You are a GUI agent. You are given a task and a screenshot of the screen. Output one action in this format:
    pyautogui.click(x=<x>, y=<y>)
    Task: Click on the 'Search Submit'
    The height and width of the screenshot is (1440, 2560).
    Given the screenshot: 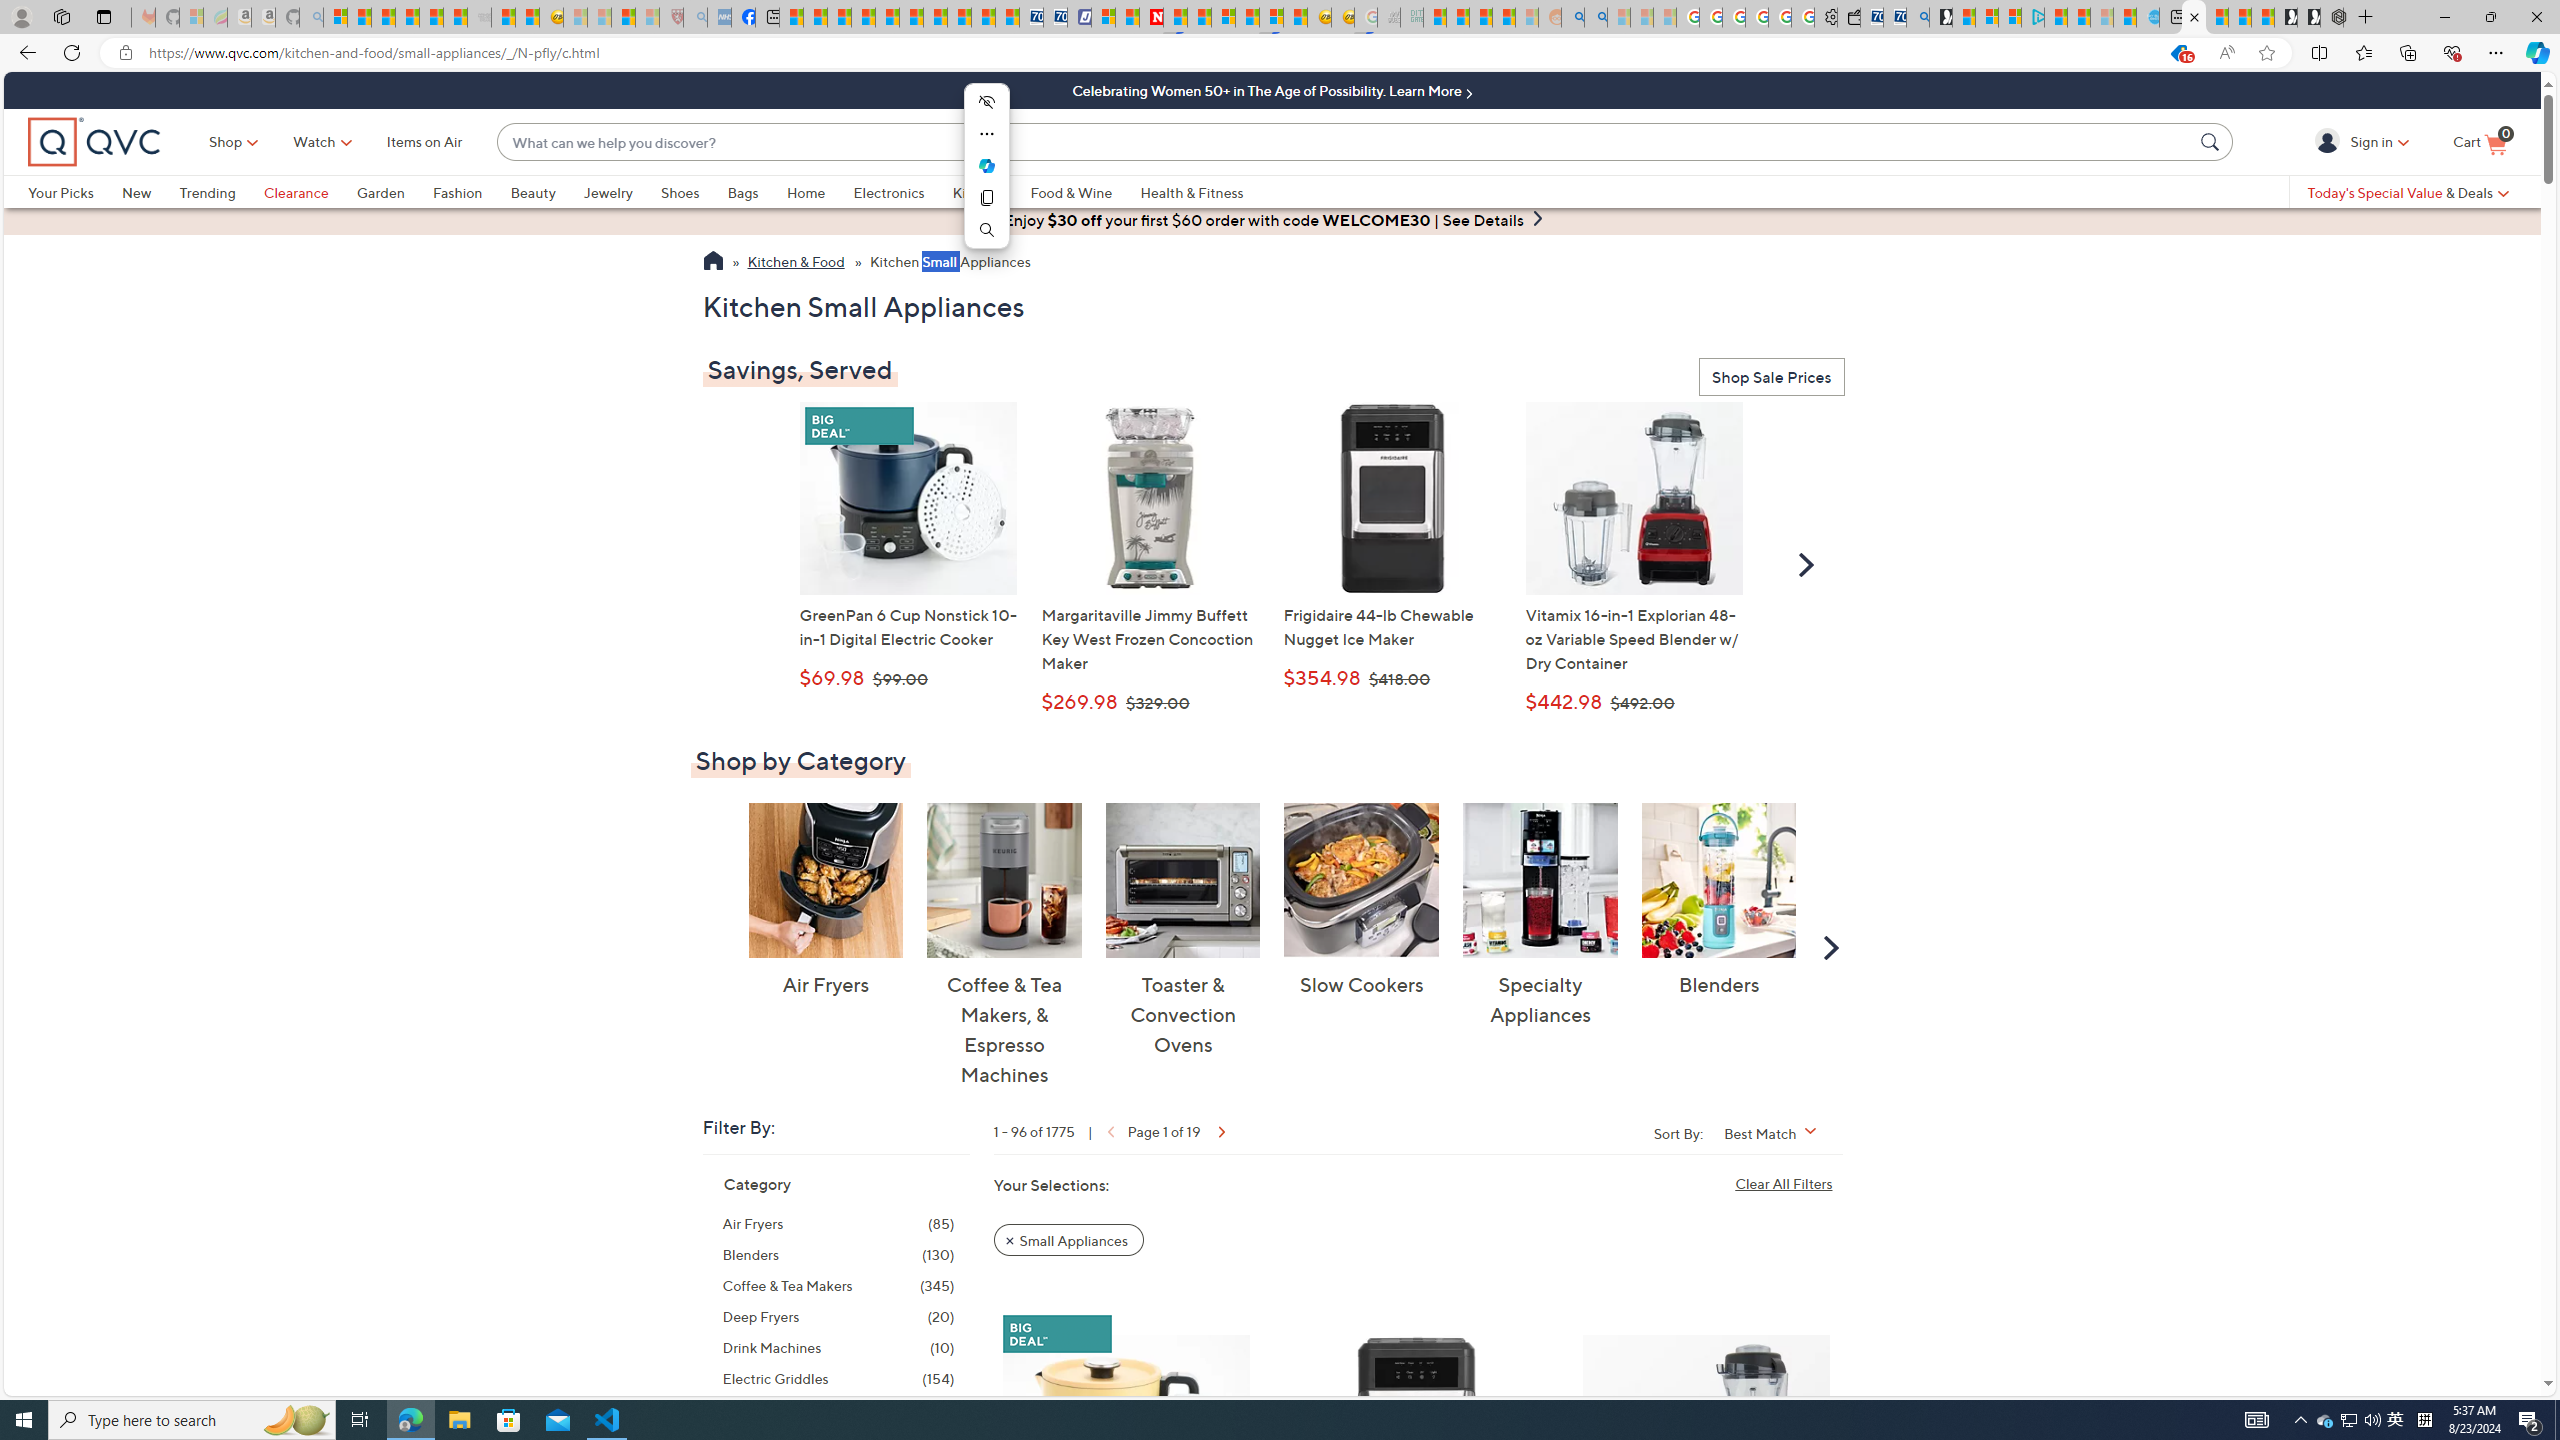 What is the action you would take?
    pyautogui.click(x=2213, y=141)
    